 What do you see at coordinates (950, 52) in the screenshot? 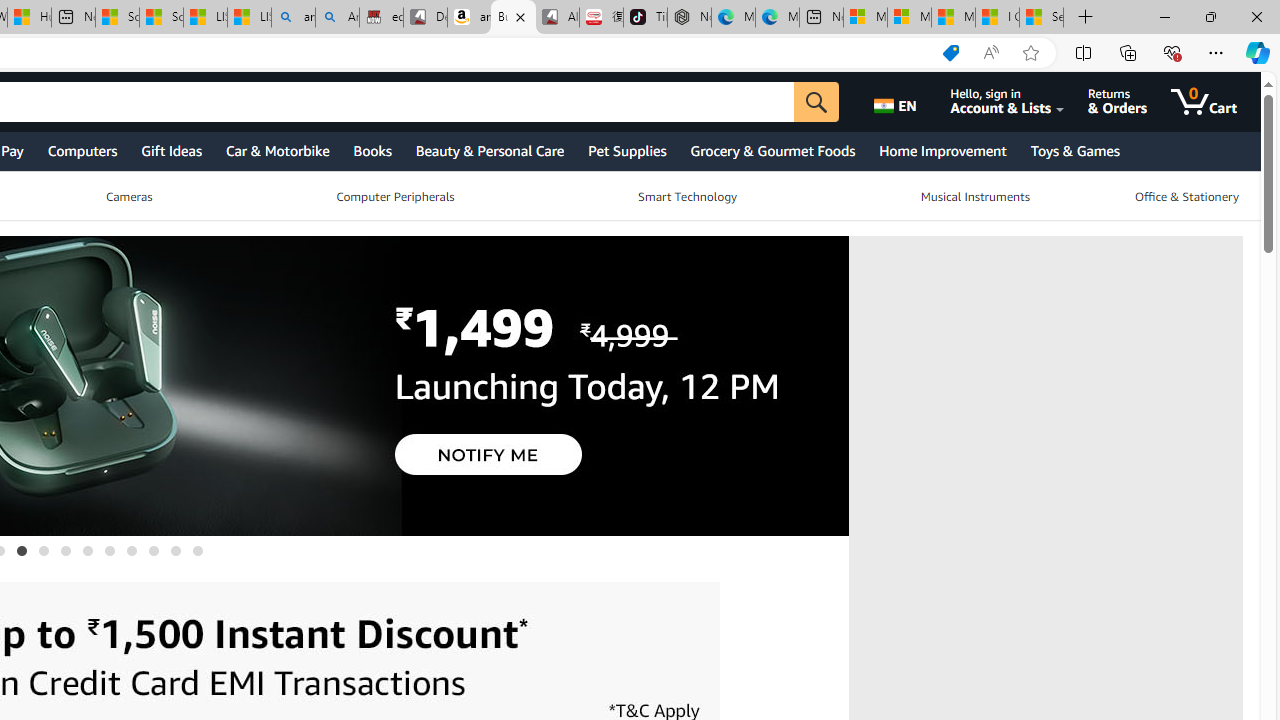
I see `'Shopping in Microsoft Edge'` at bounding box center [950, 52].